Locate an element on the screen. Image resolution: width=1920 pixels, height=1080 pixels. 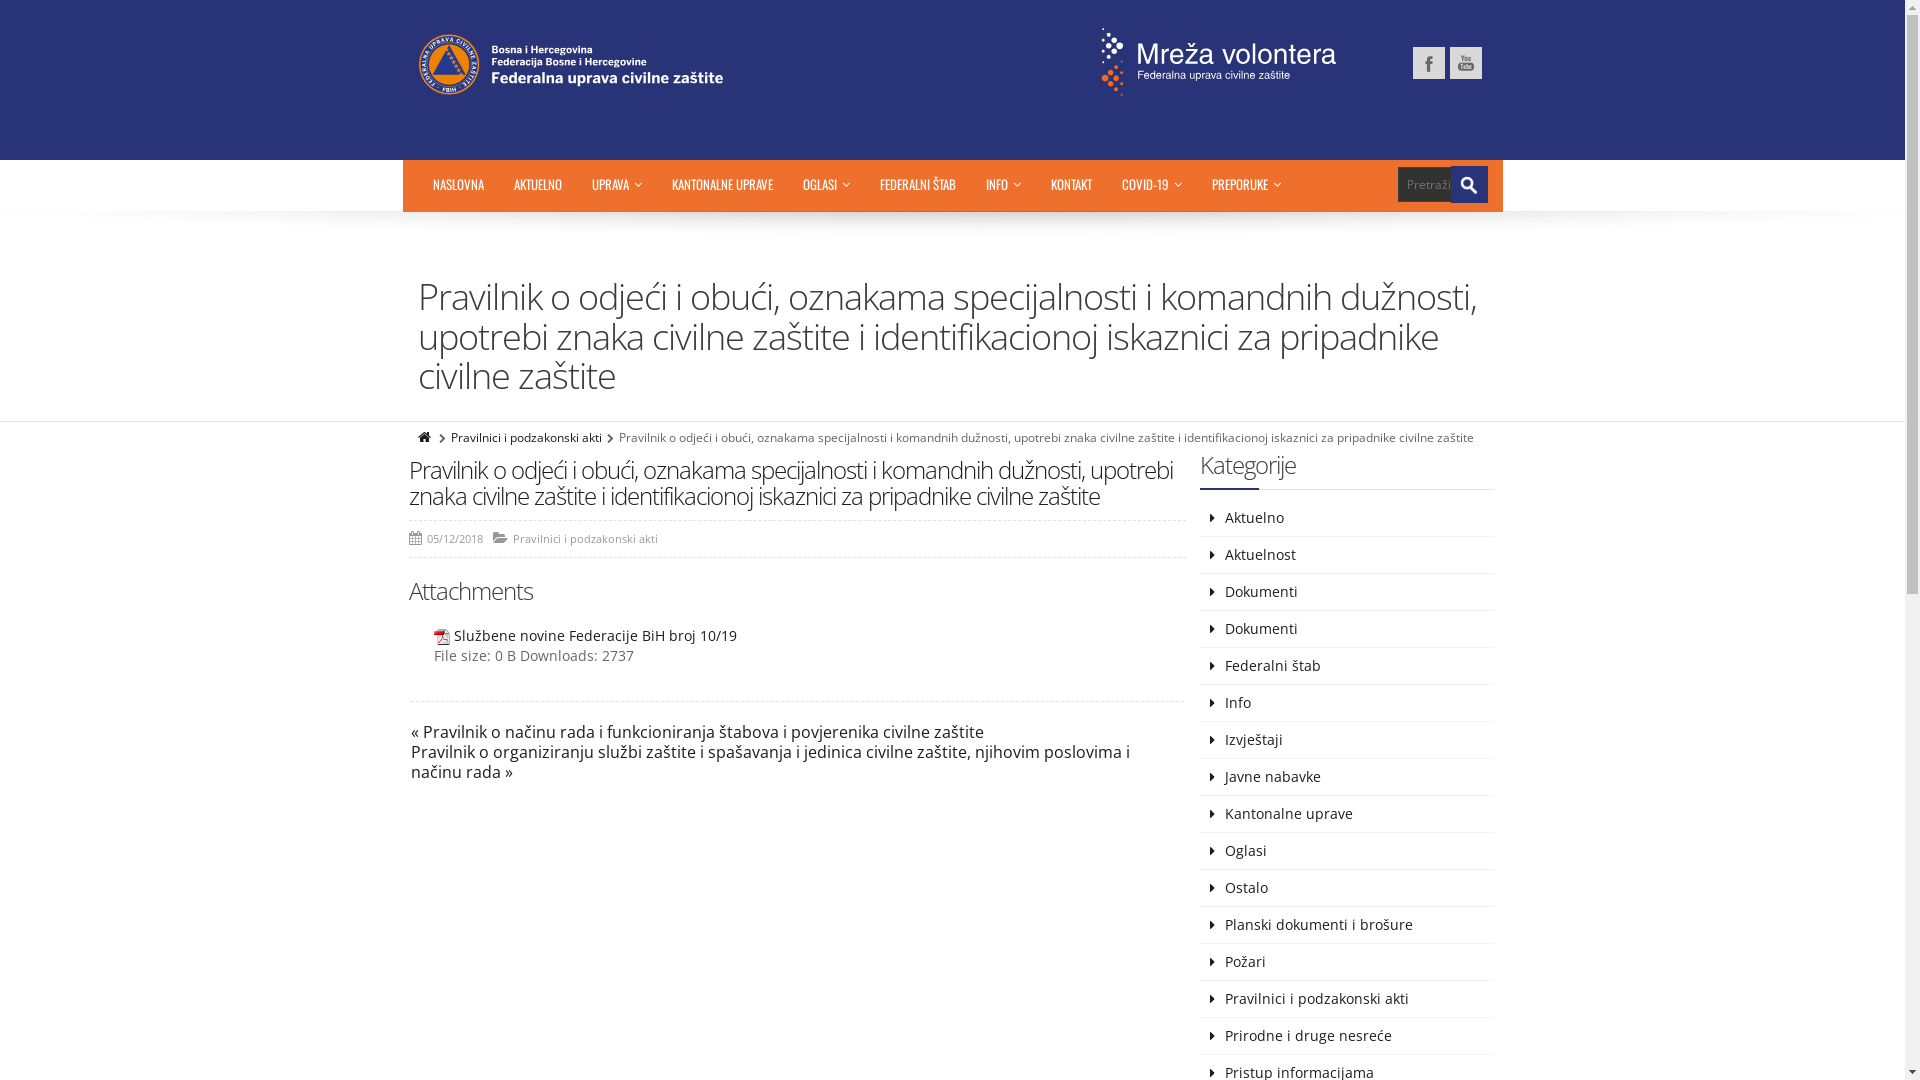
'COVID-19' is located at coordinates (1151, 184).